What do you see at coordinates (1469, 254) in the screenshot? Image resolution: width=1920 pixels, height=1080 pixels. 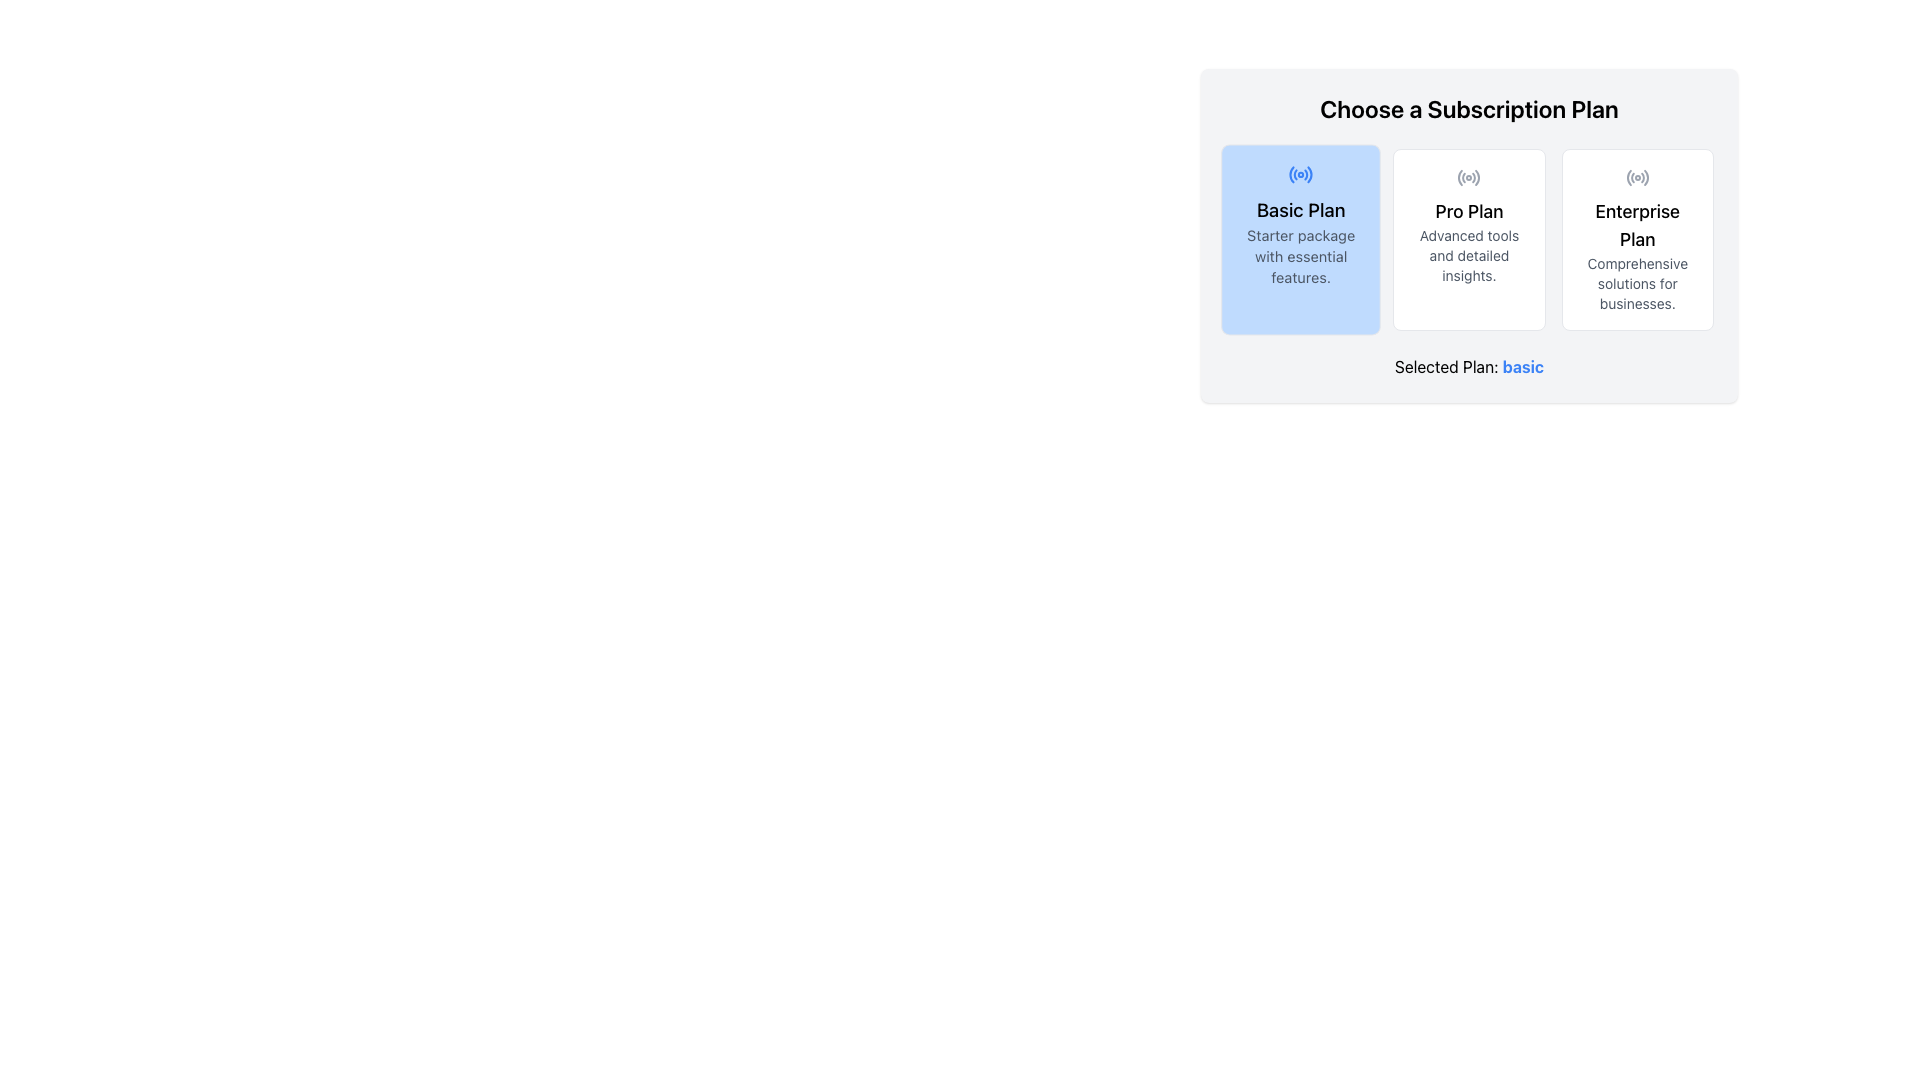 I see `the text element that reads 'Advanced tools and detailed insights.' which is styled in a smaller, gray font and located below the 'Pro Plan' title in a subscription selection interface` at bounding box center [1469, 254].